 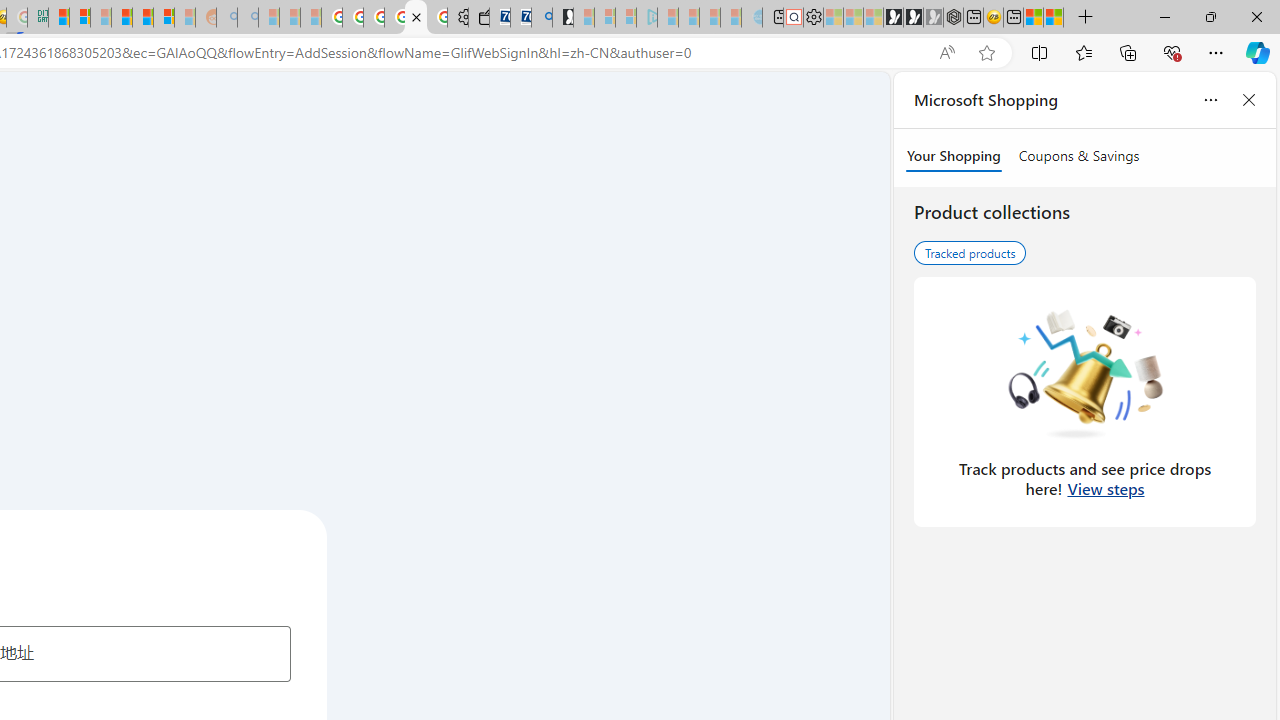 I want to click on 'Wallet', so click(x=477, y=17).